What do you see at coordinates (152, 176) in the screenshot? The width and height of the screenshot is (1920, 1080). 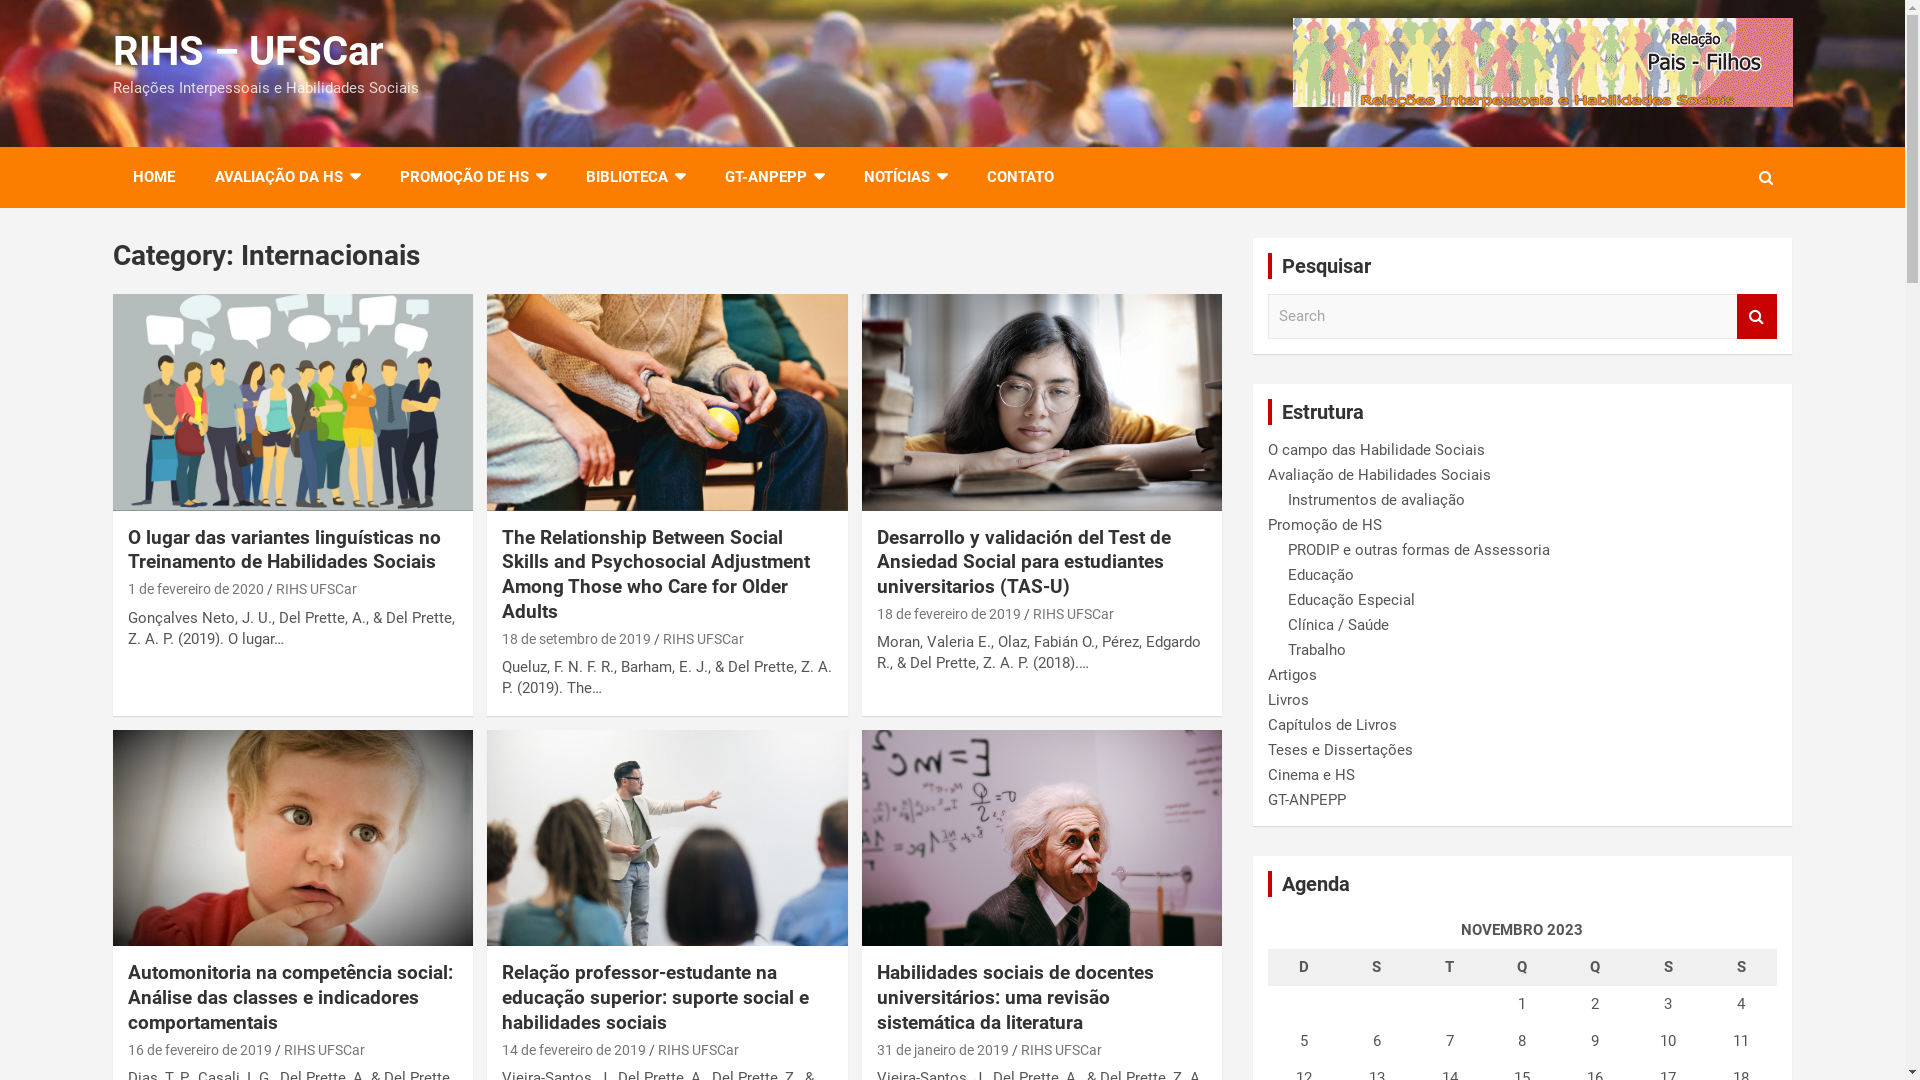 I see `'HOME'` at bounding box center [152, 176].